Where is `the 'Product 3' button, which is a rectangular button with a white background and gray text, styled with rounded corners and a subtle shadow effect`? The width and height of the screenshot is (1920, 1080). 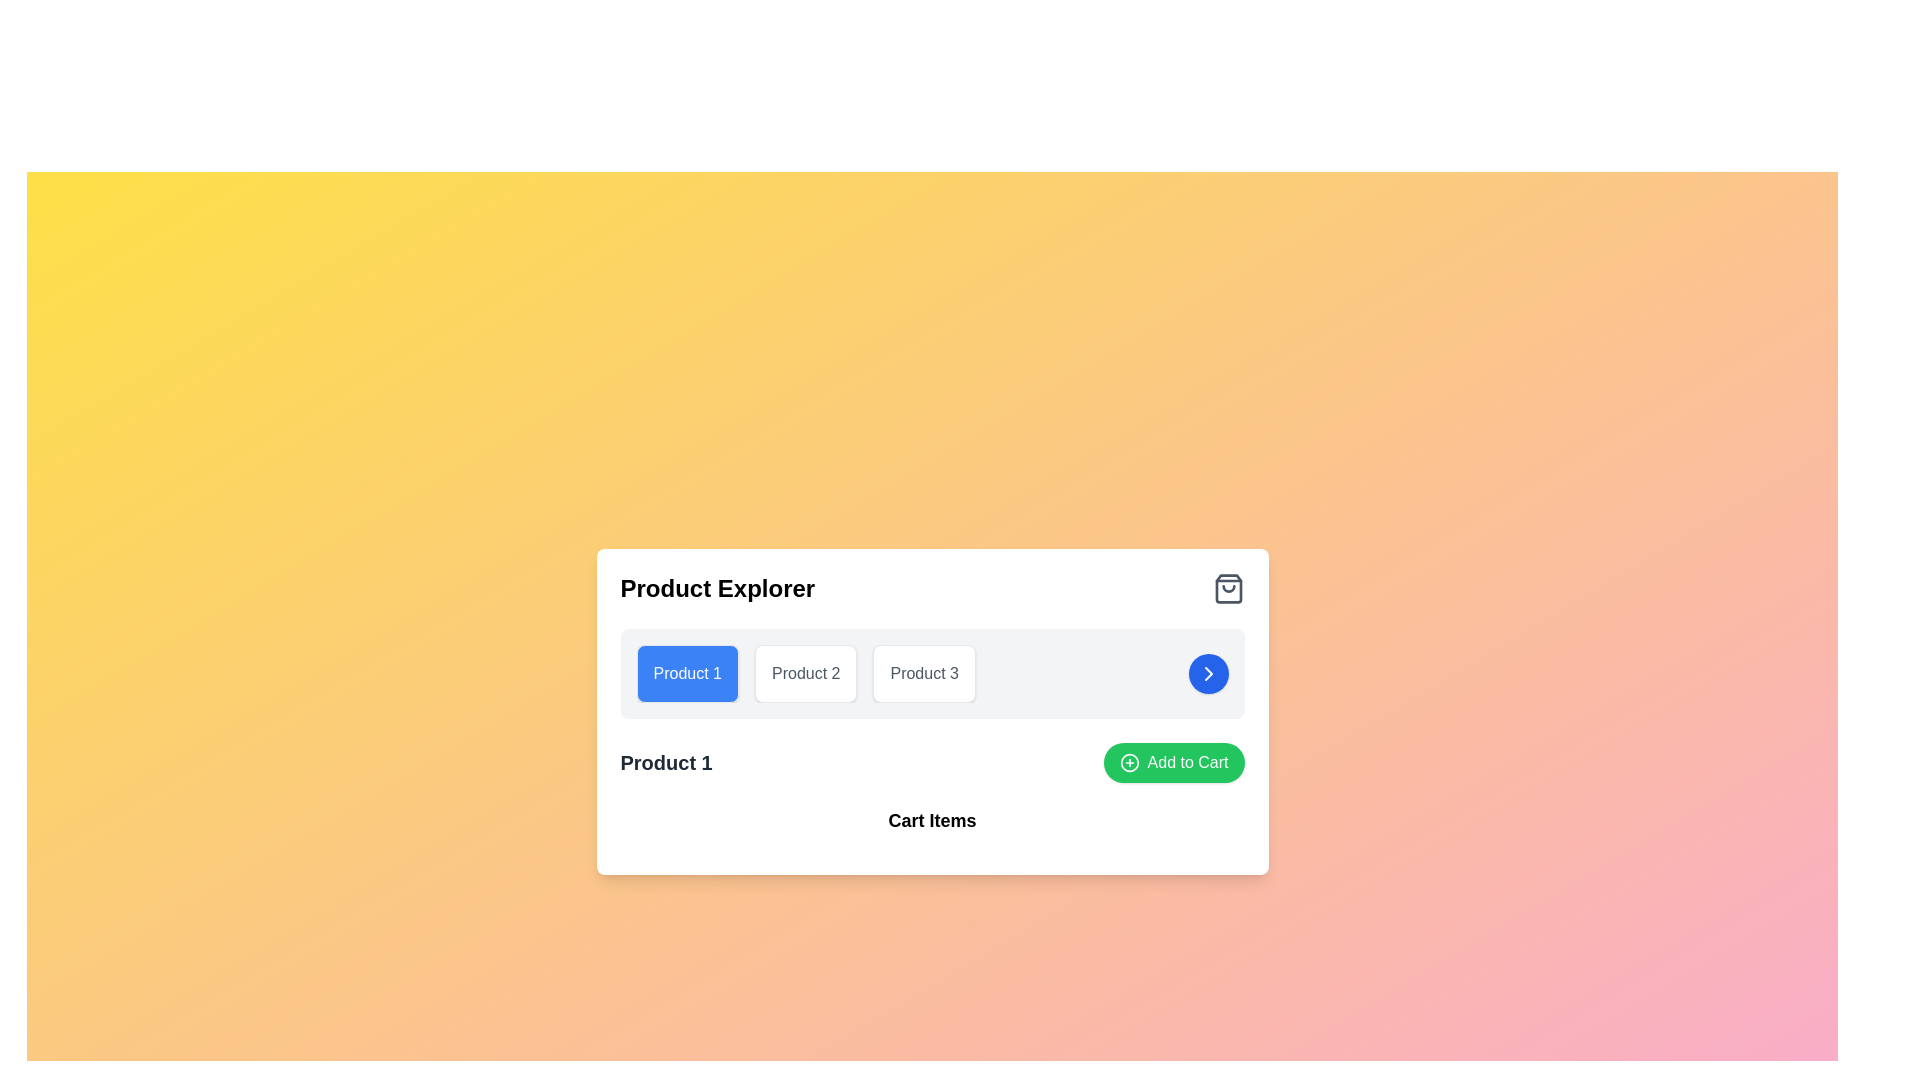
the 'Product 3' button, which is a rectangular button with a white background and gray text, styled with rounded corners and a subtle shadow effect is located at coordinates (923, 674).